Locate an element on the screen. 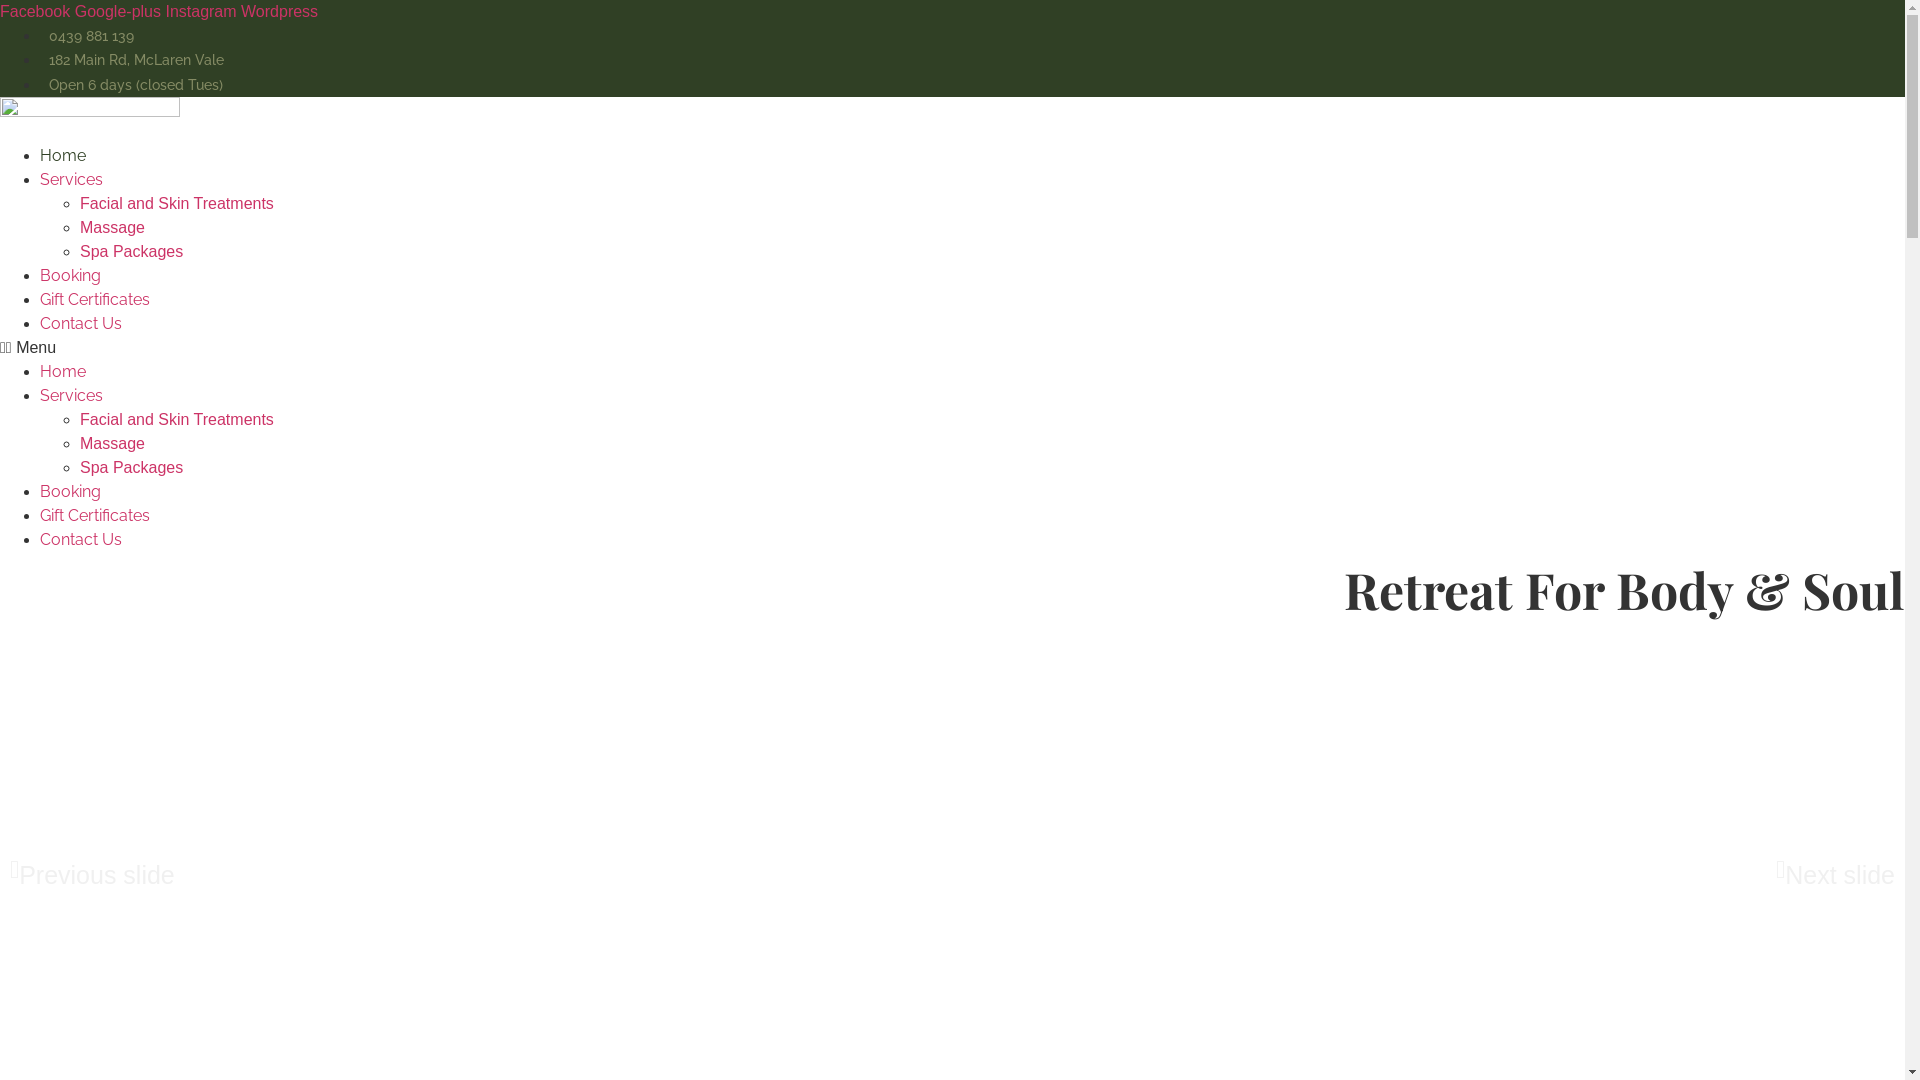 The height and width of the screenshot is (1080, 1920). 'Wordpress' is located at coordinates (278, 11).